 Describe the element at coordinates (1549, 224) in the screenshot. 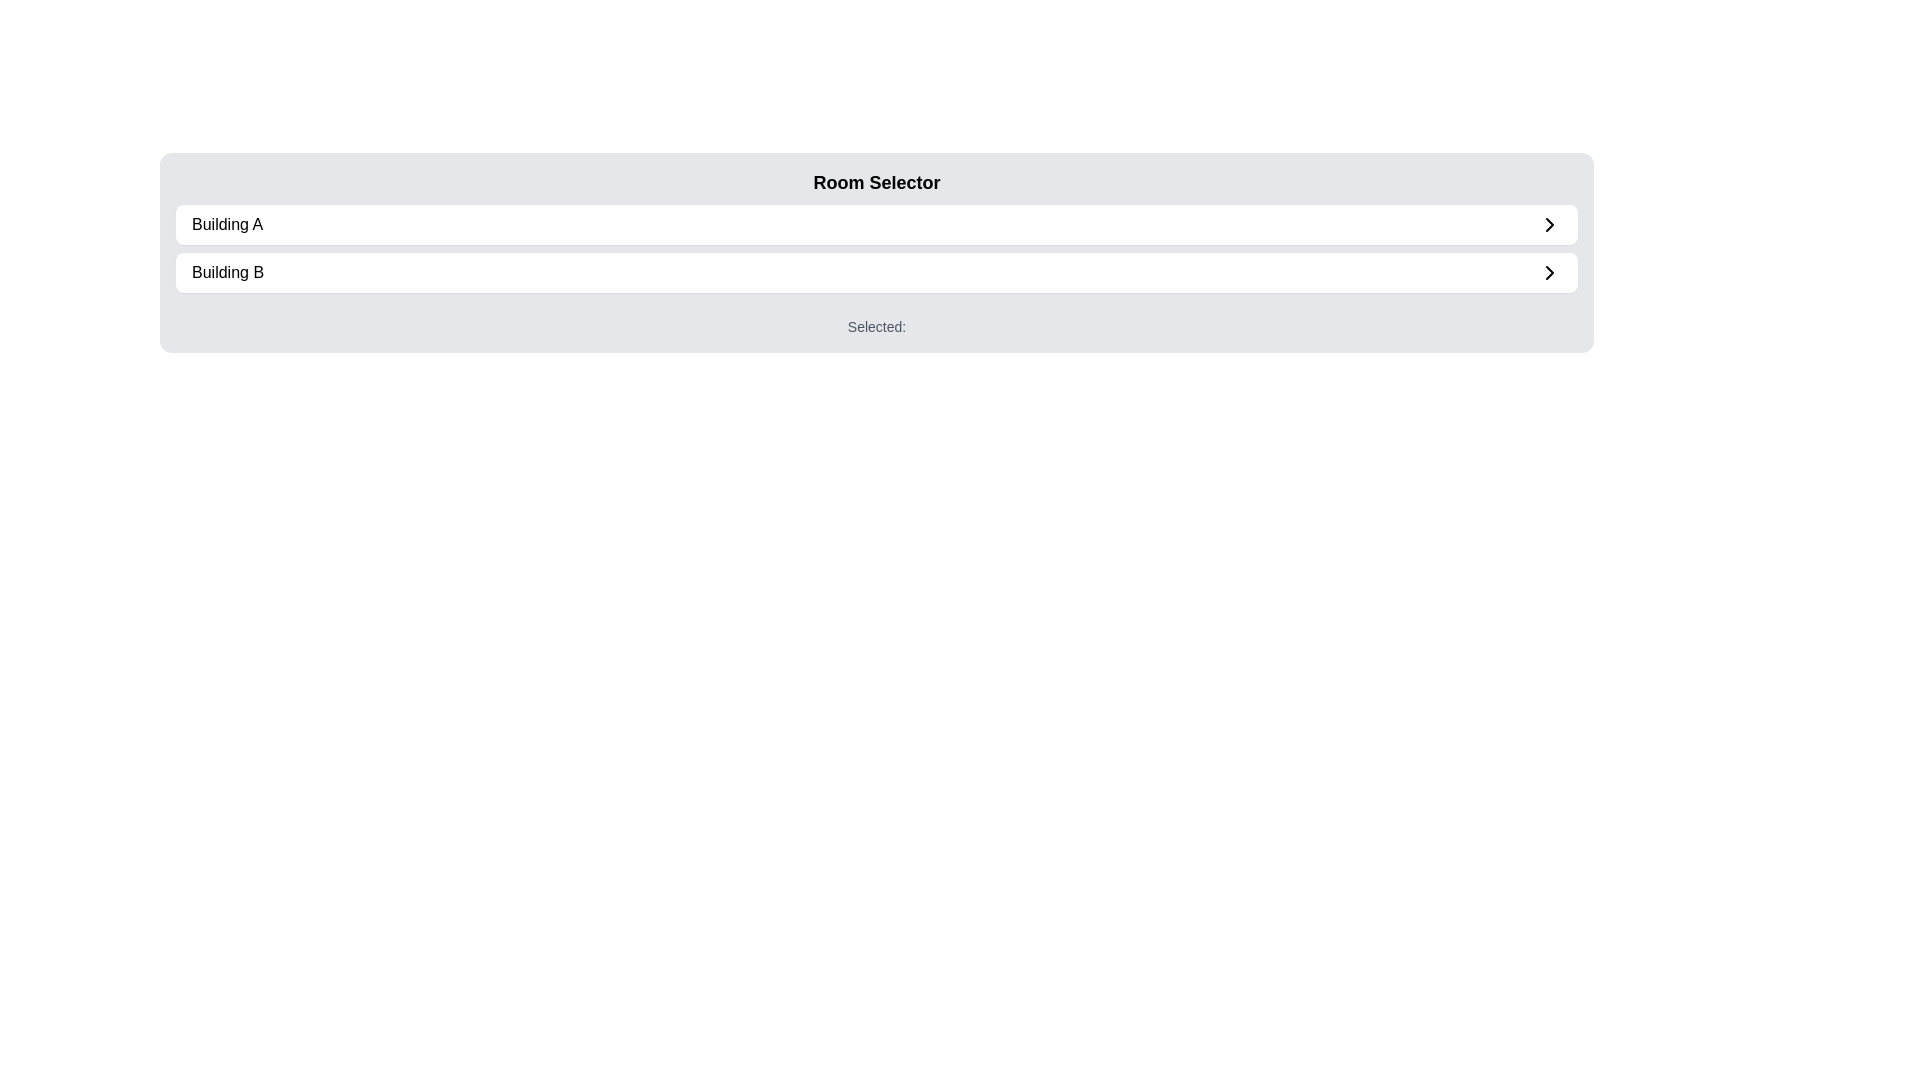

I see `the chevron icon at the far right of the 'Building A' row` at that location.